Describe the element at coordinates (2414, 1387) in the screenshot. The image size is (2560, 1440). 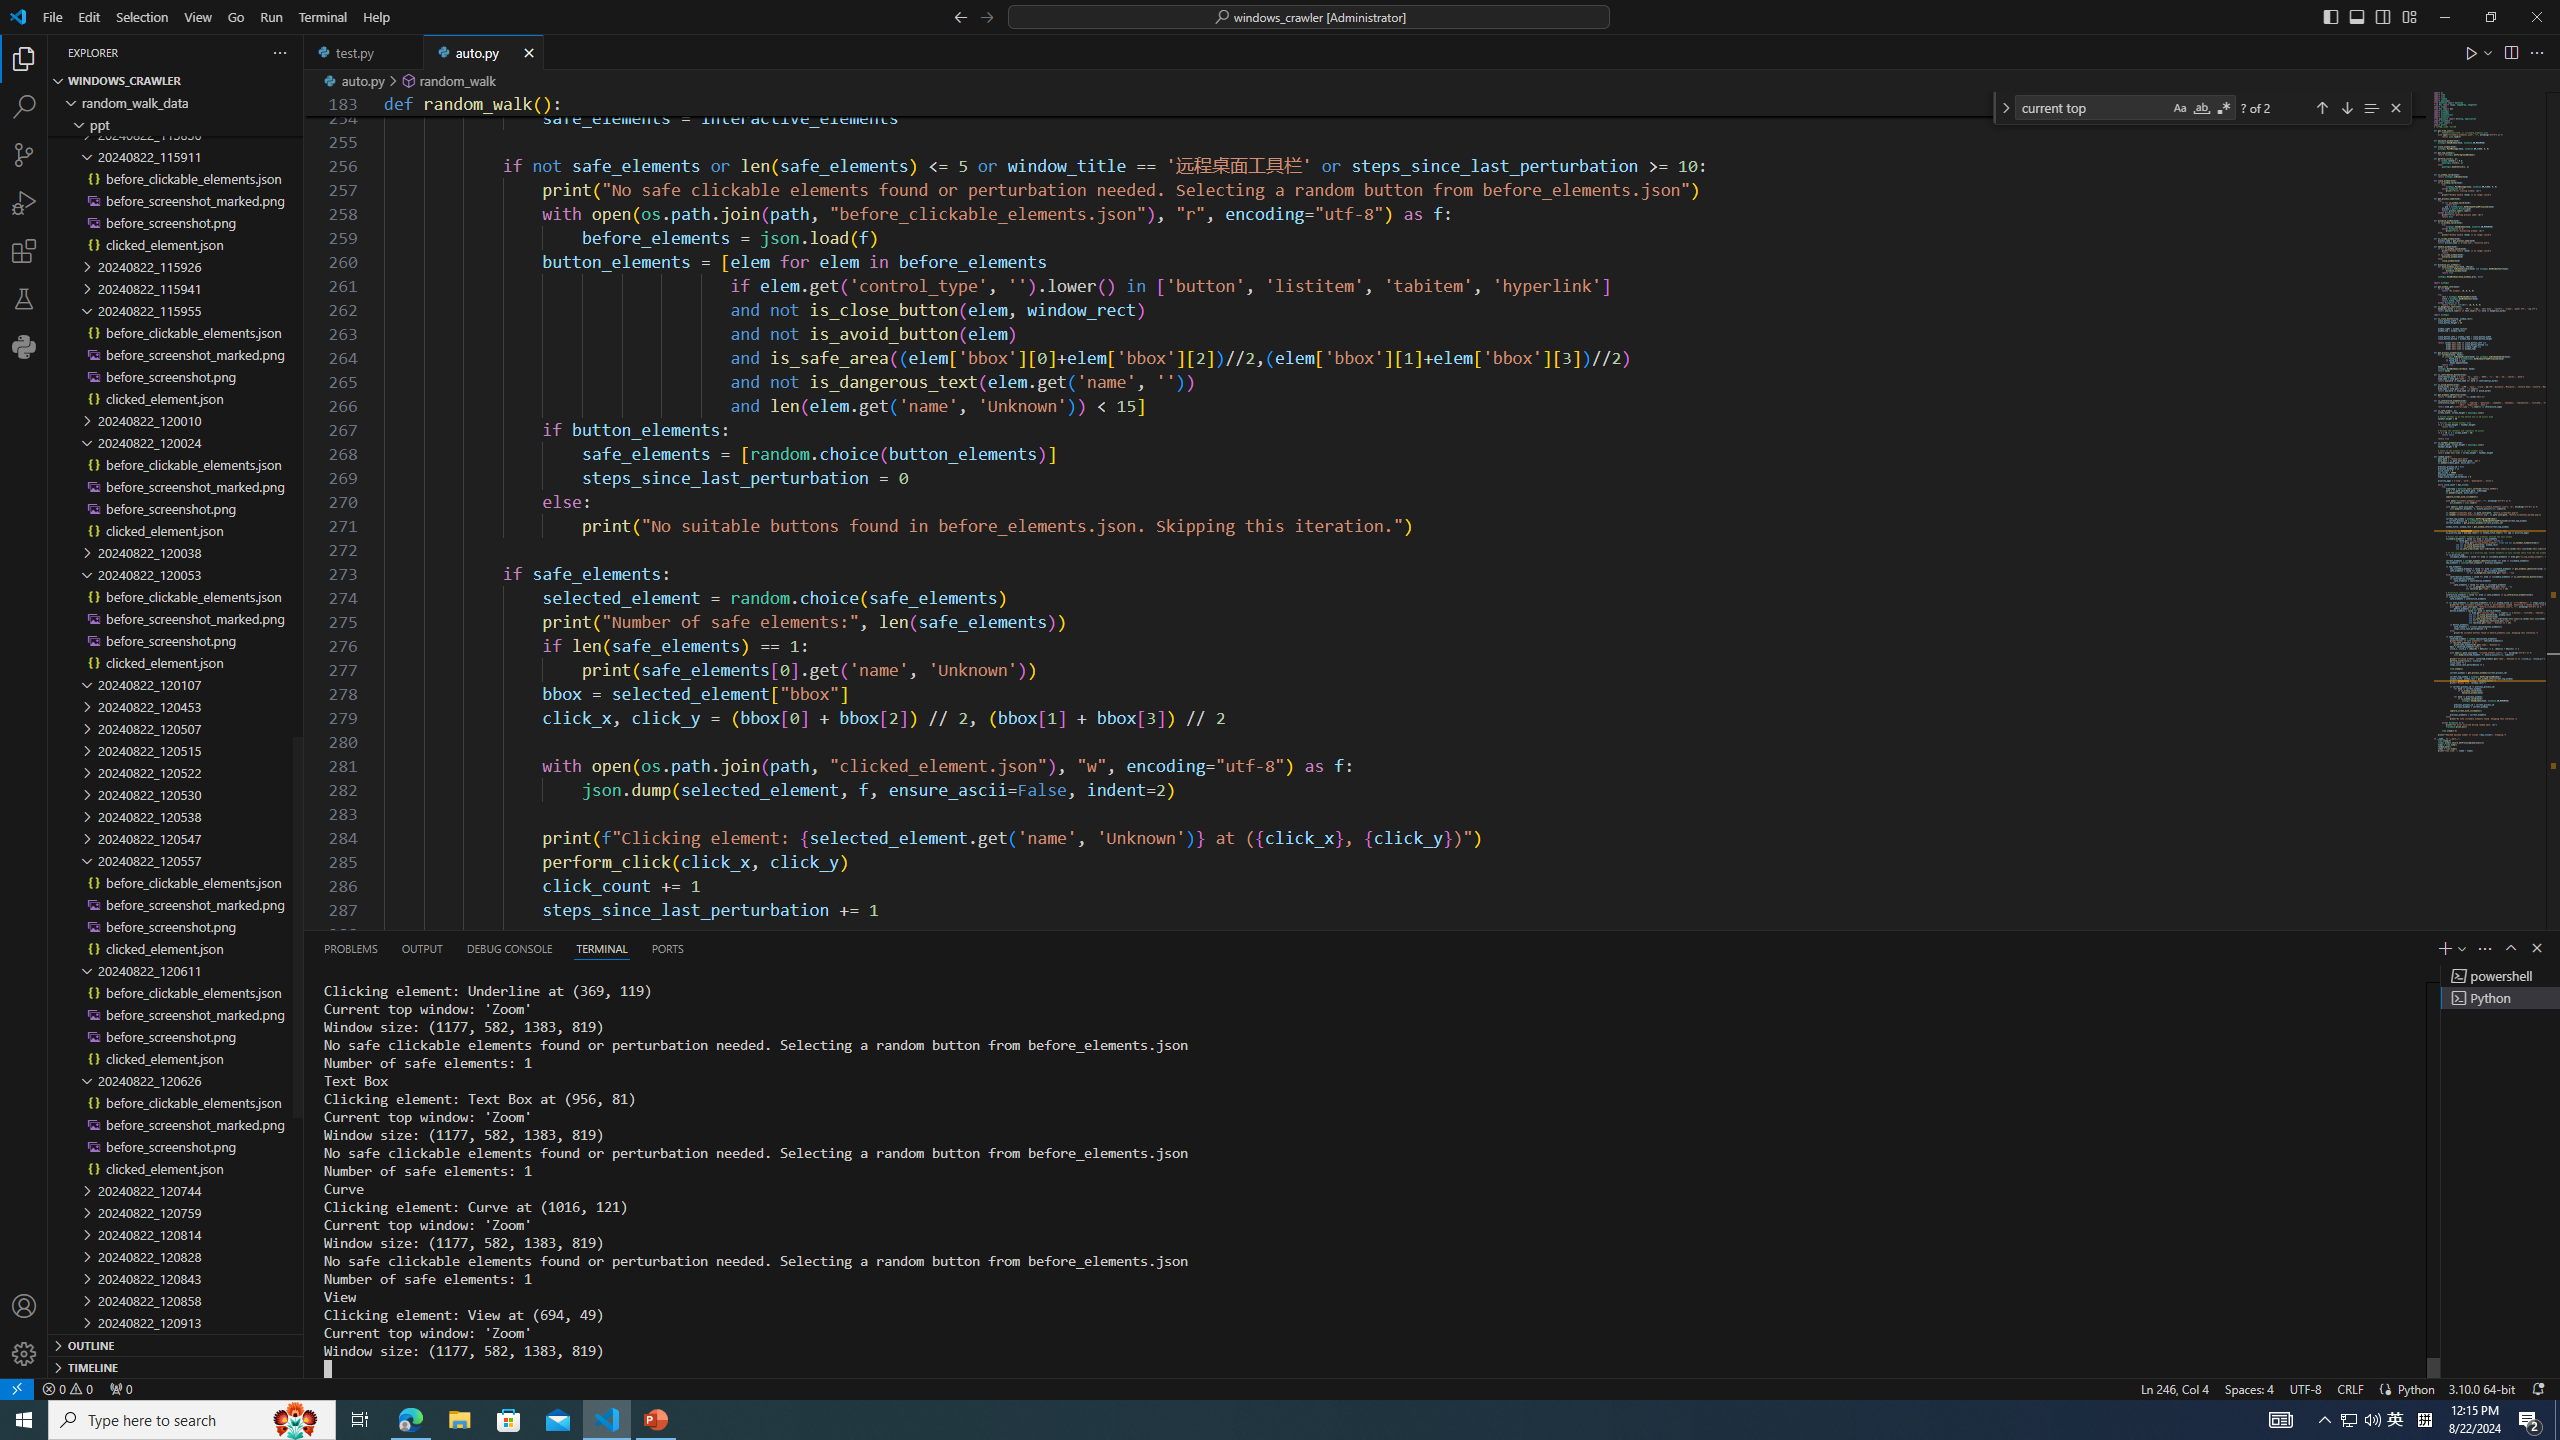
I see `'Python'` at that location.